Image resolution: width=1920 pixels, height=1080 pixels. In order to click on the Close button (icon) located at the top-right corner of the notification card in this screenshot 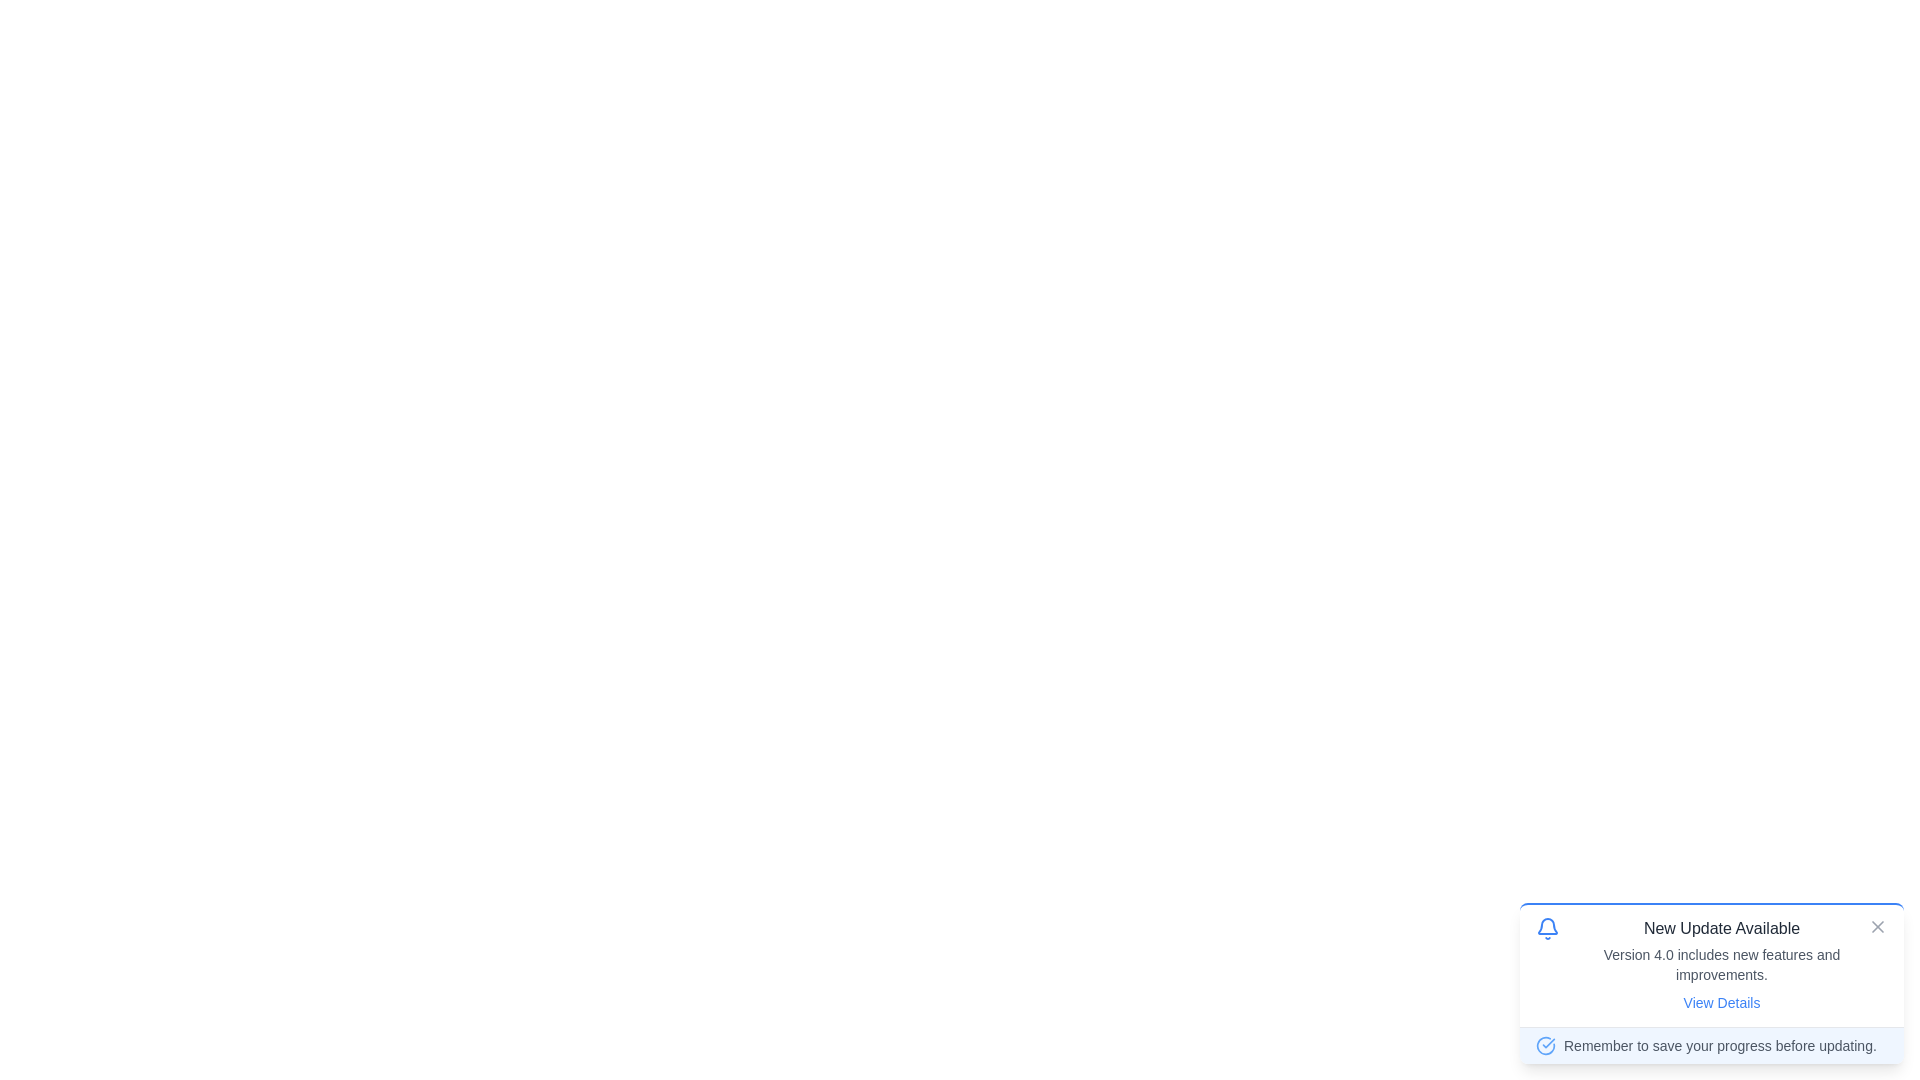, I will do `click(1876, 926)`.